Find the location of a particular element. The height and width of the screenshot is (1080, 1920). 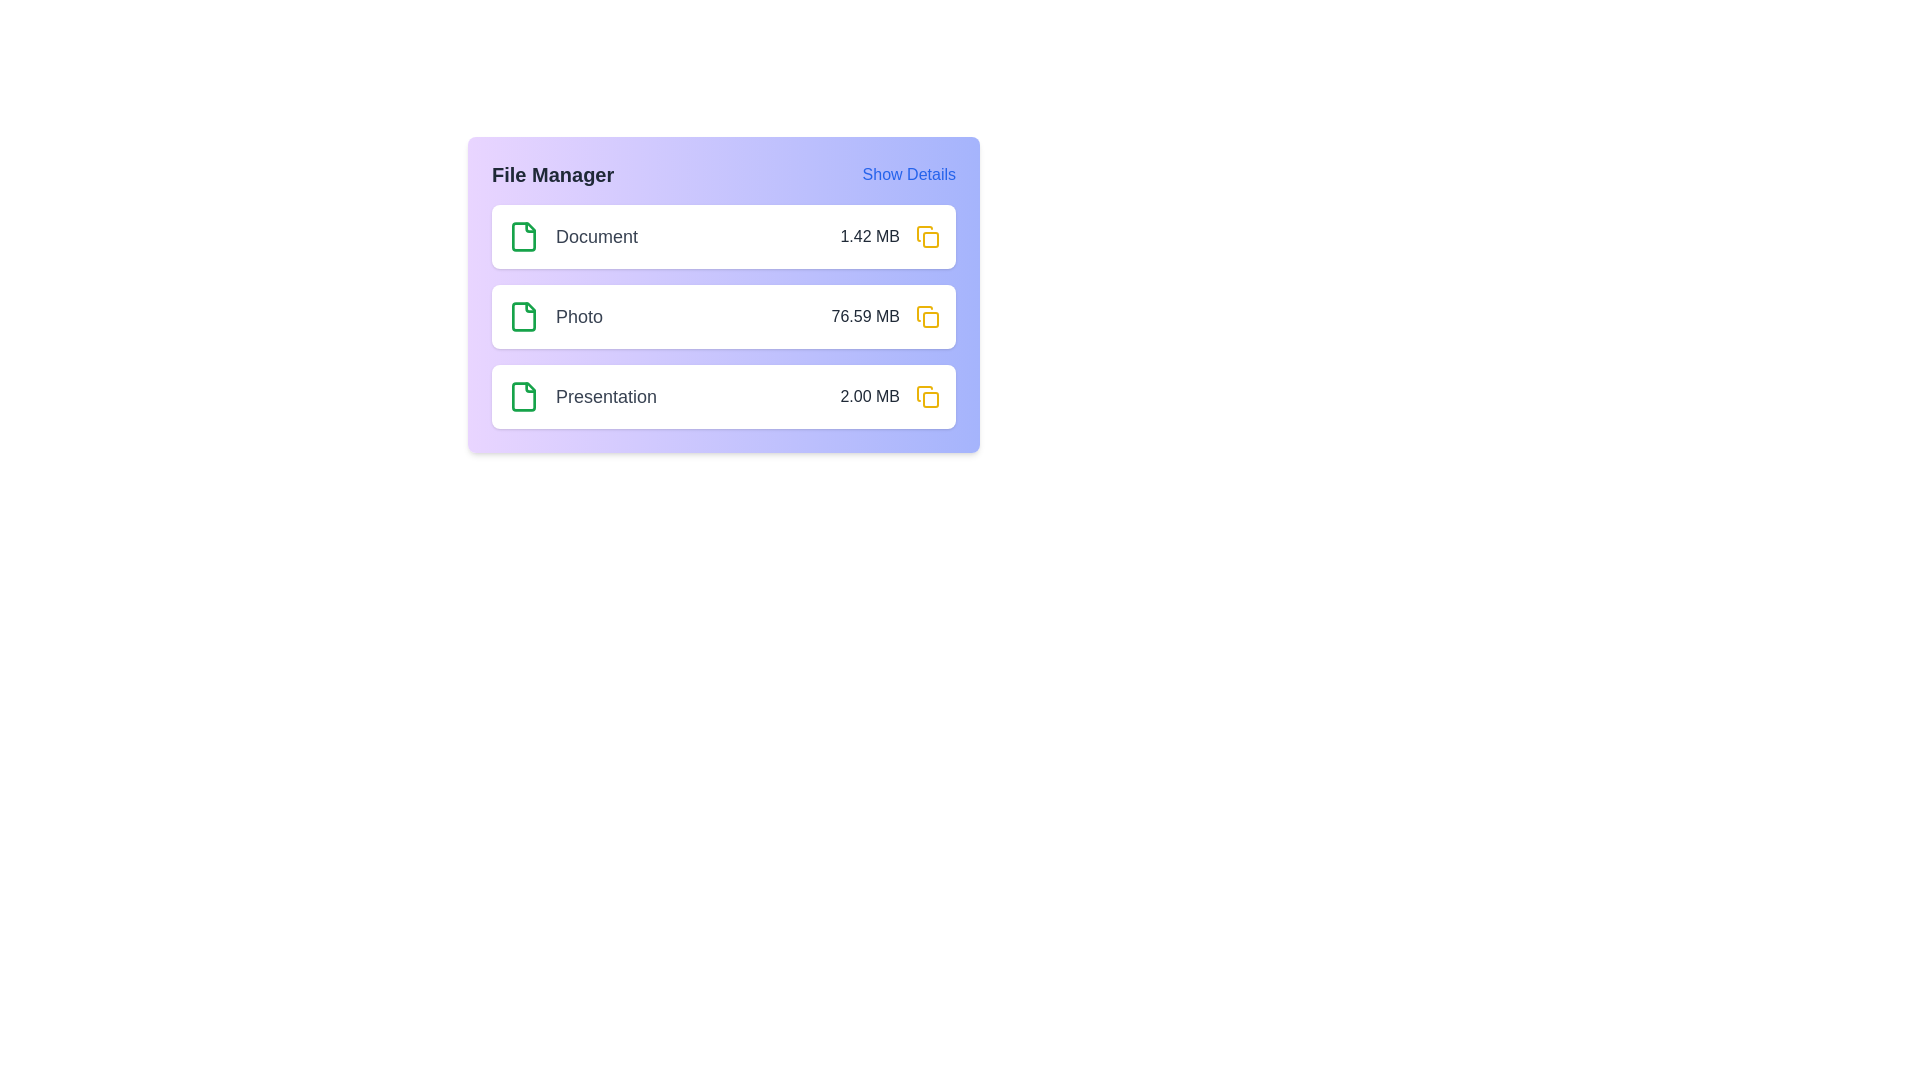

the 'Document' label in the 'File Manager' section for further interactions is located at coordinates (571, 235).